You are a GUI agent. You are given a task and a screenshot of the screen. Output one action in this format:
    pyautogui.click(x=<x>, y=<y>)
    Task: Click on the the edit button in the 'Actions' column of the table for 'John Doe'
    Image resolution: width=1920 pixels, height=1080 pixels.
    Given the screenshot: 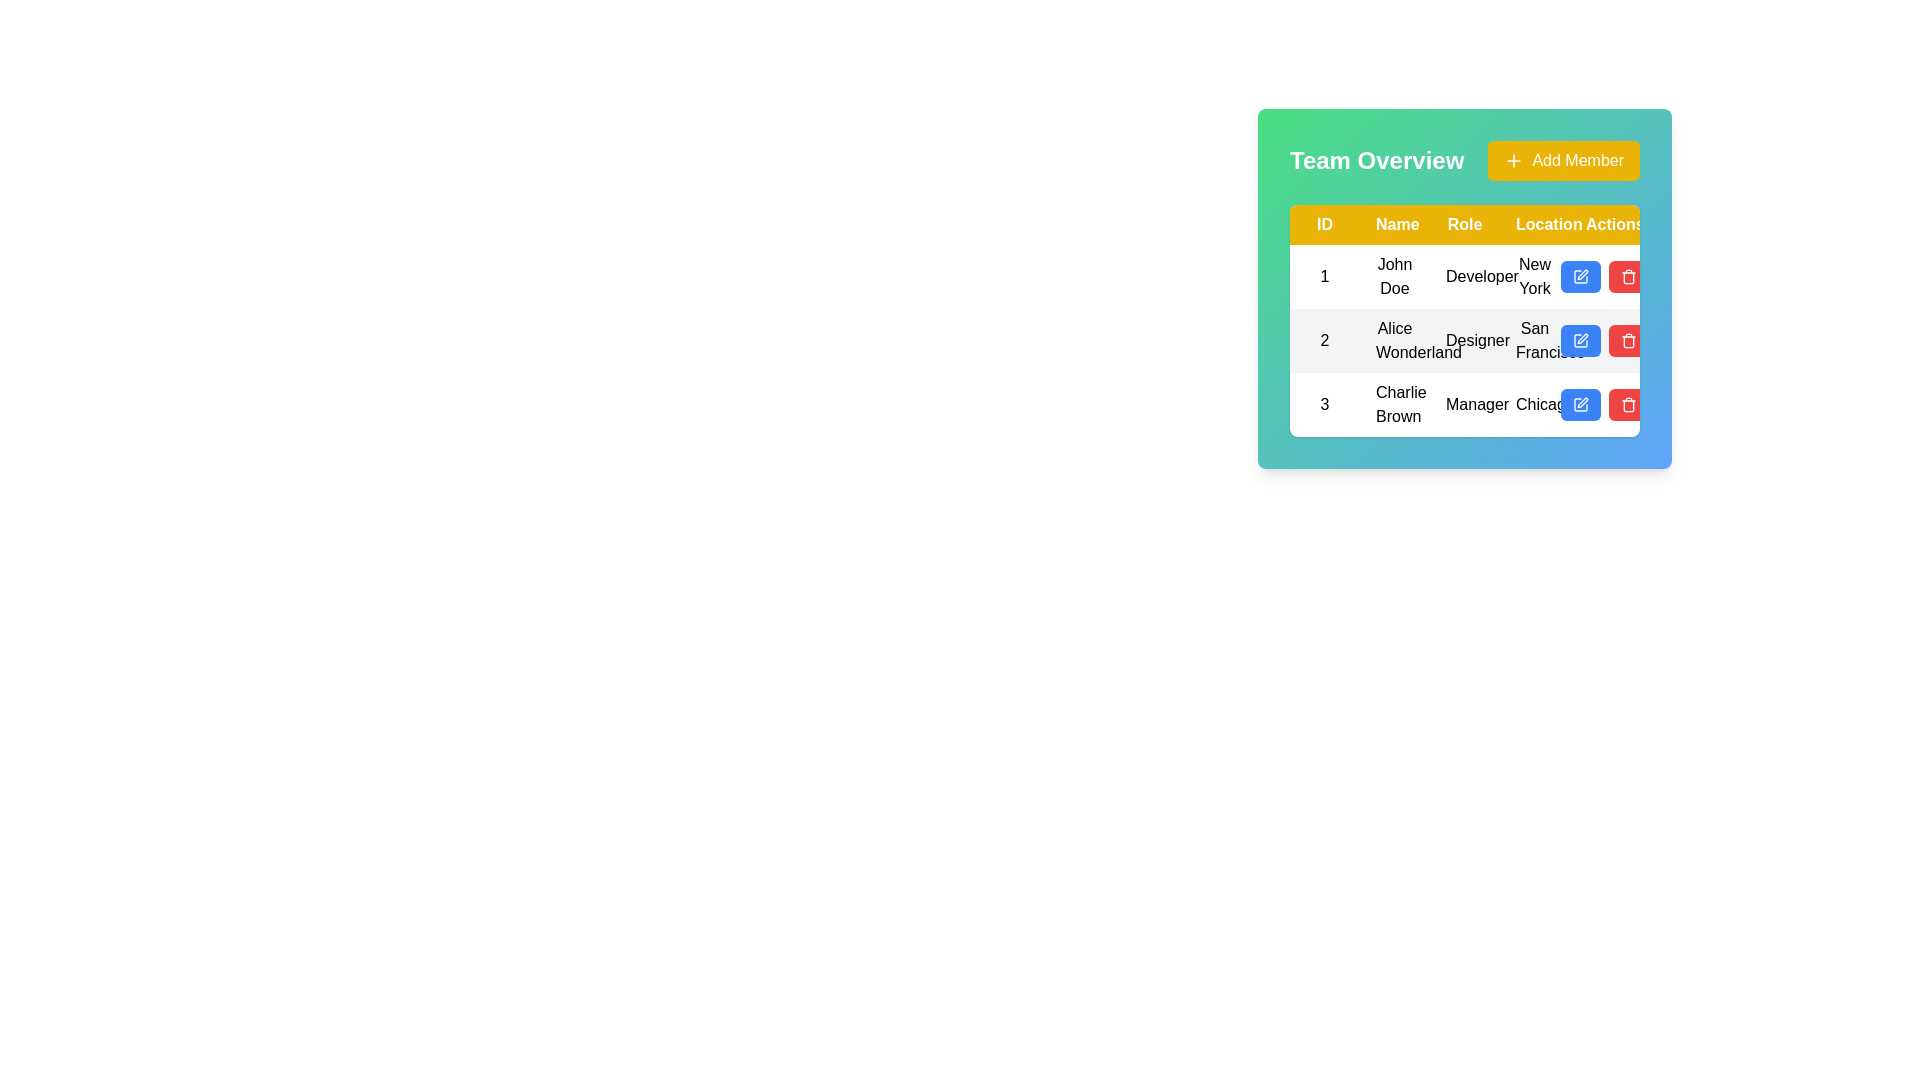 What is the action you would take?
    pyautogui.click(x=1579, y=277)
    